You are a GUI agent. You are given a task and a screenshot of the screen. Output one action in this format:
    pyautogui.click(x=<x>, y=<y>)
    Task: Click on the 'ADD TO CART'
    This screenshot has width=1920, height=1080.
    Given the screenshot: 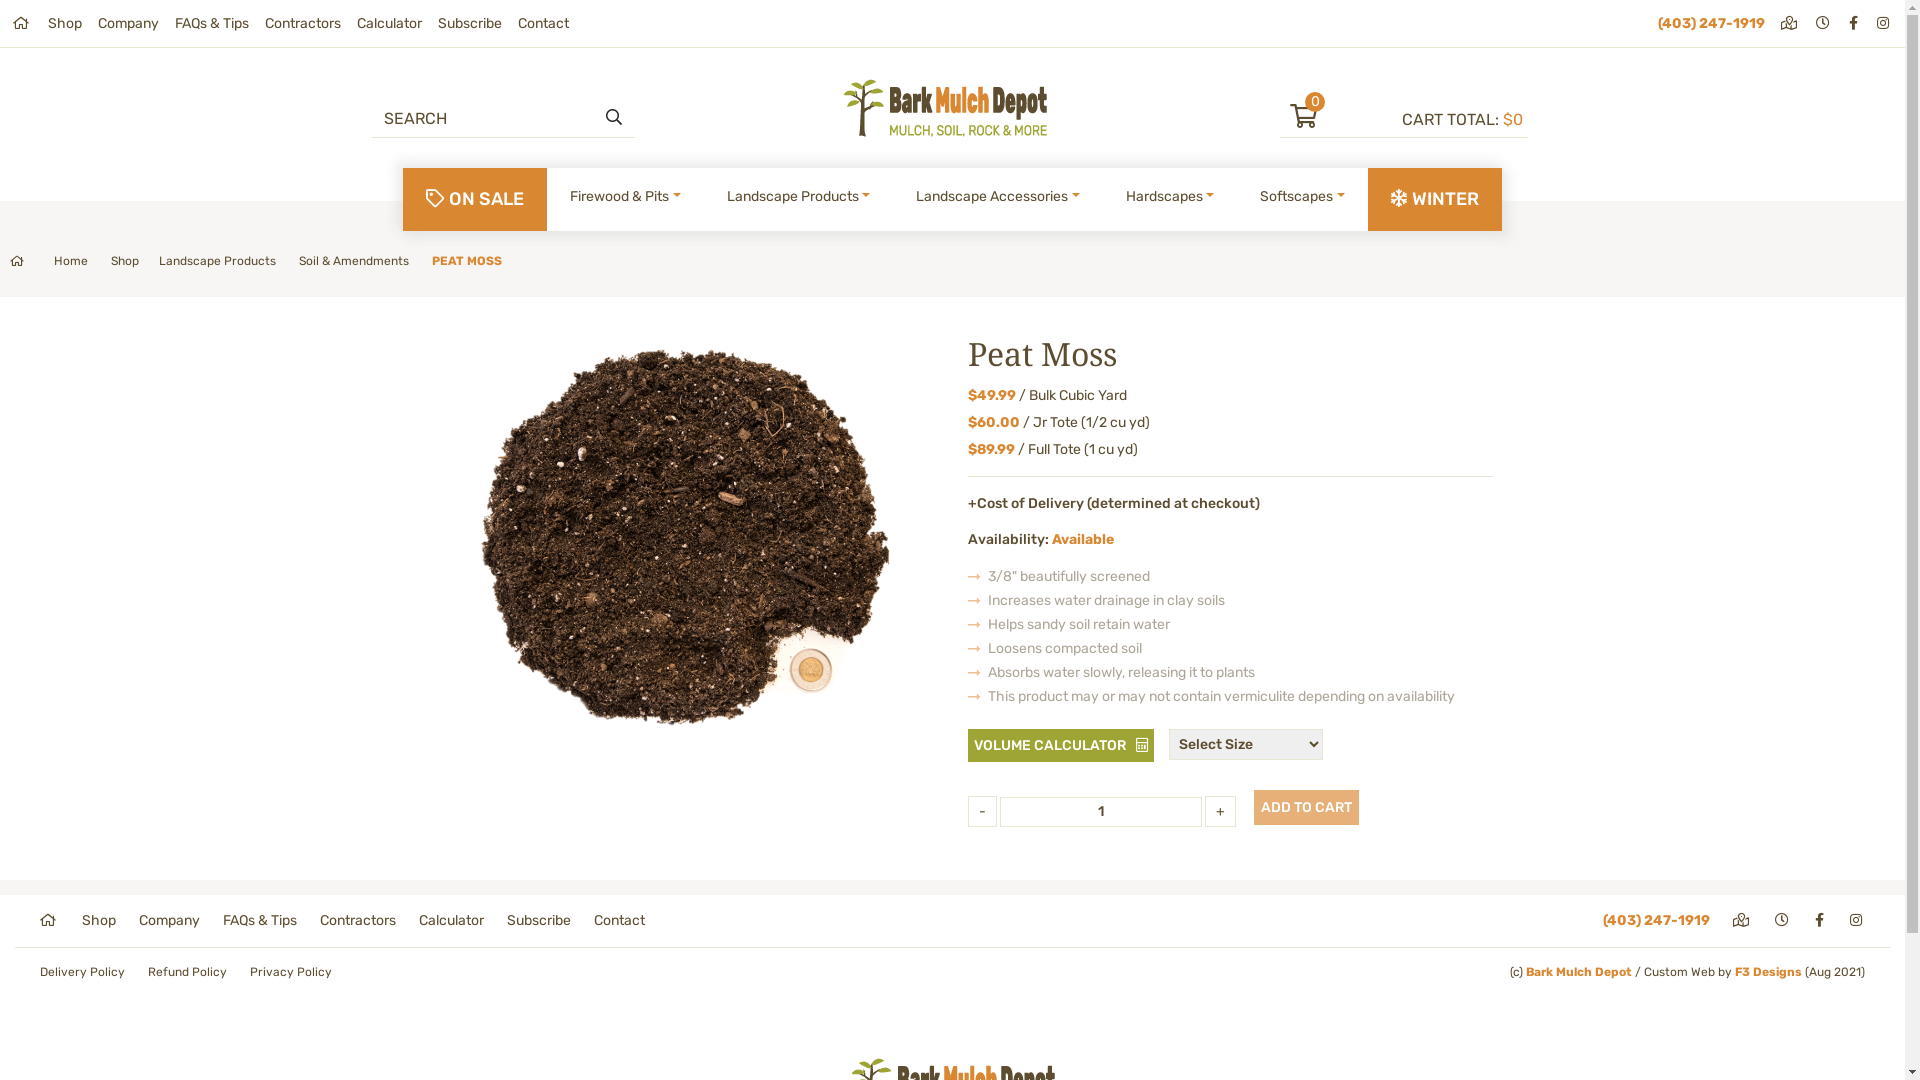 What is the action you would take?
    pyautogui.click(x=1306, y=806)
    